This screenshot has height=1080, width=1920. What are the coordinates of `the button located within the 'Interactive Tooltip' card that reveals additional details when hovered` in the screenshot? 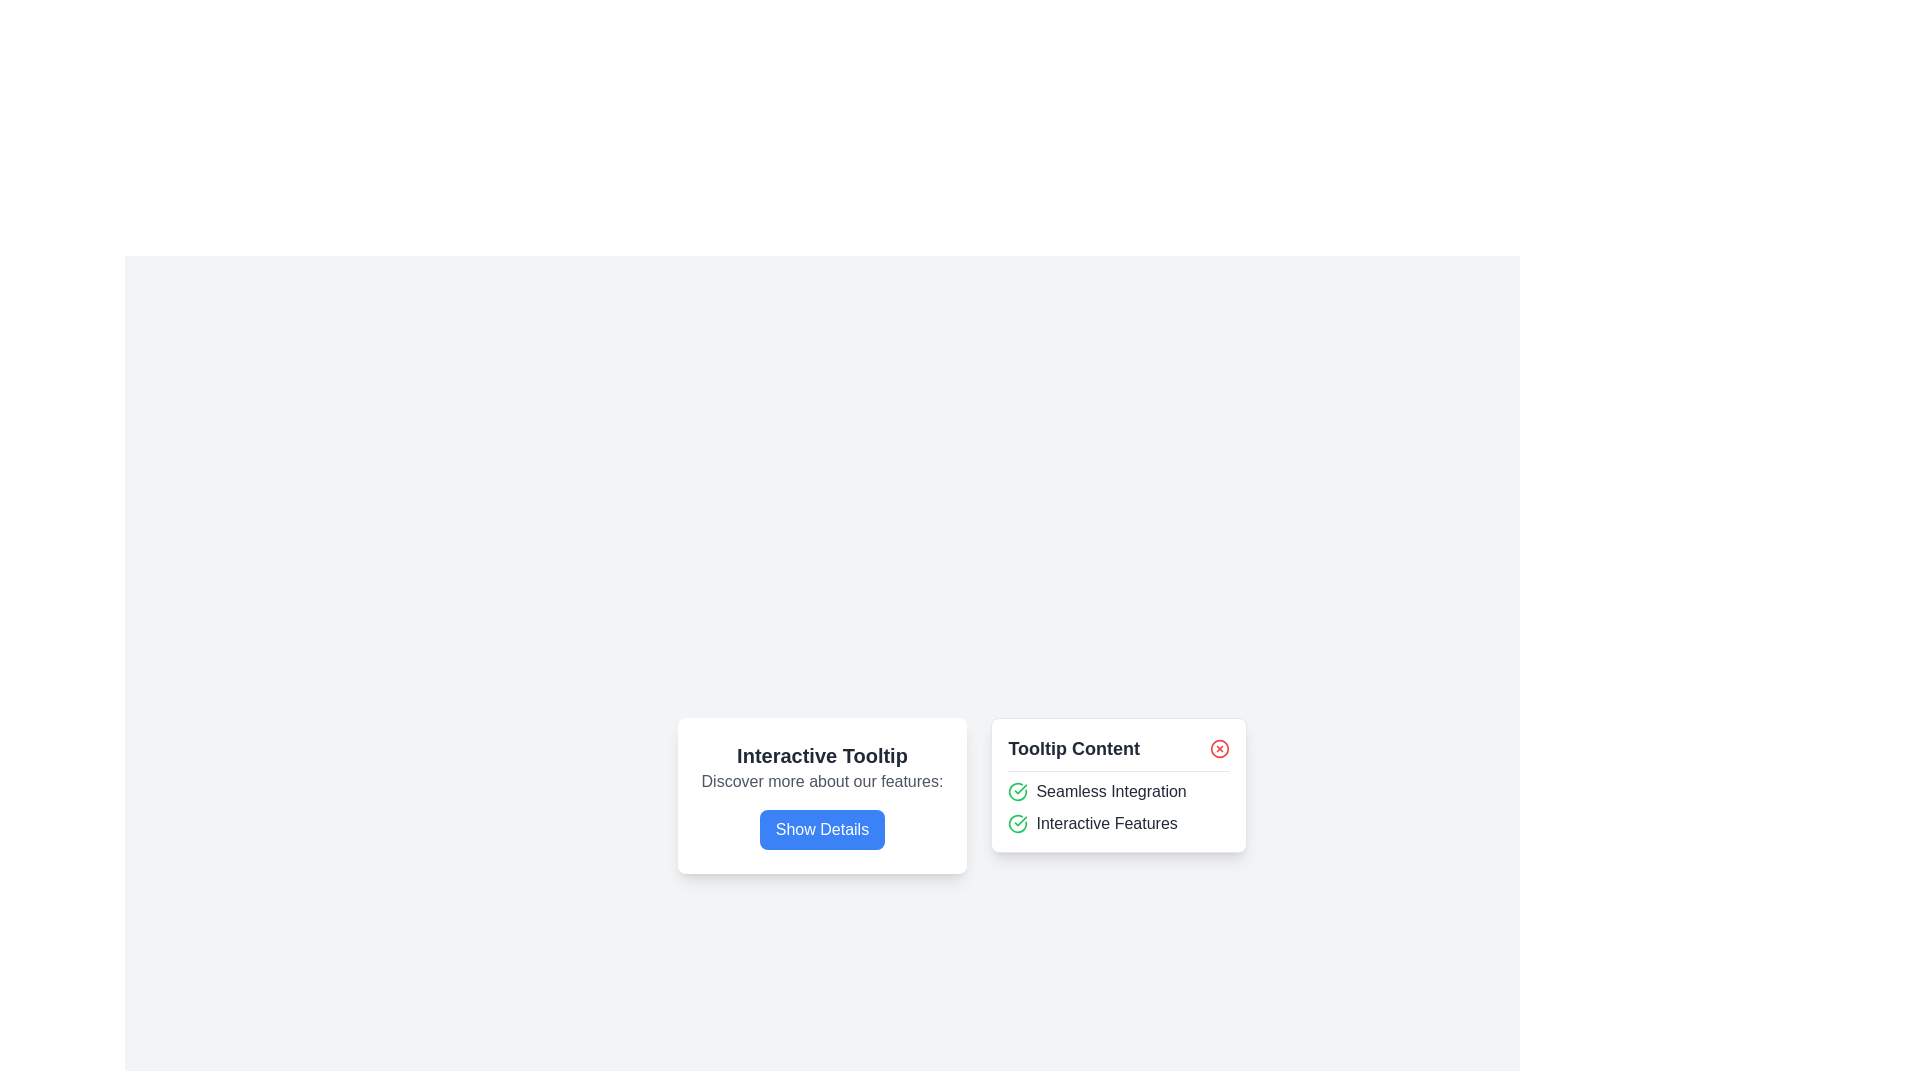 It's located at (822, 829).